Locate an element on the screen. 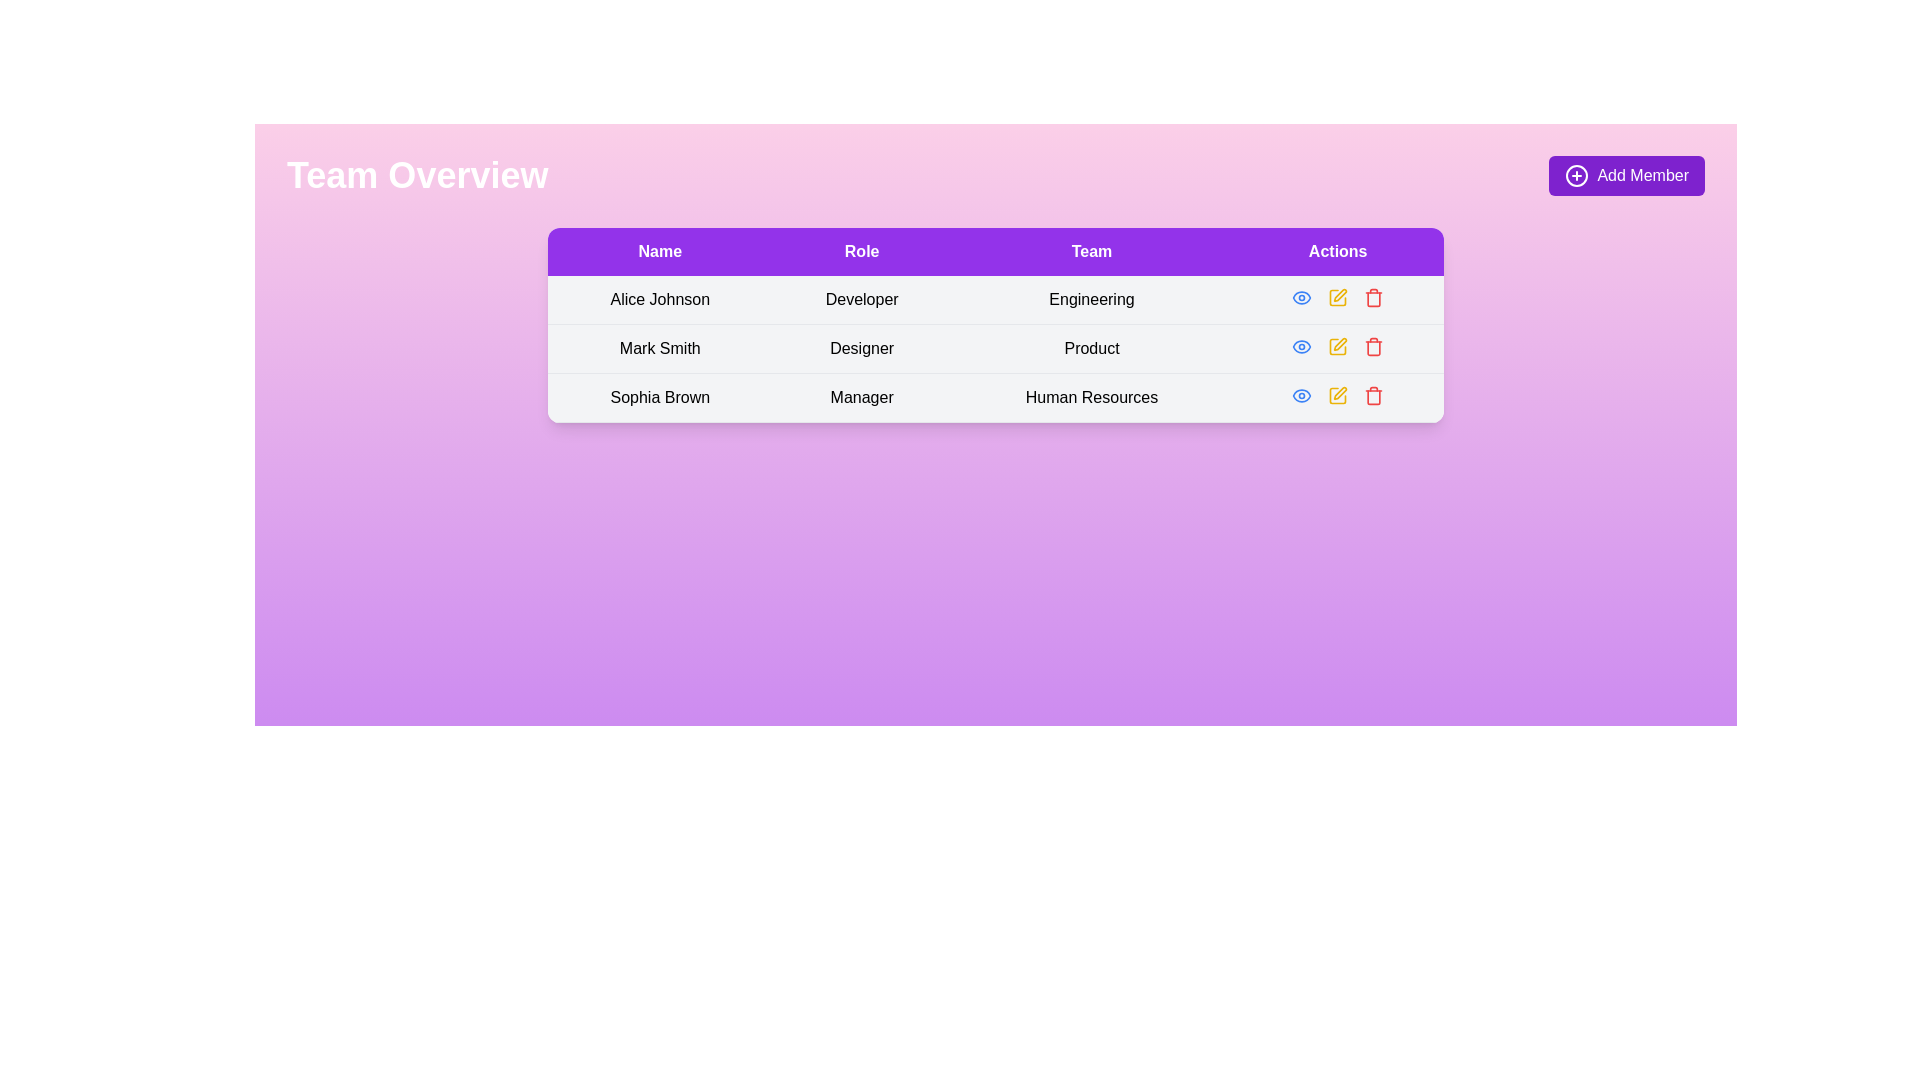  the small yellow pen icon in the Actions column of the first row associated with 'Alice Johnson' is located at coordinates (1340, 295).